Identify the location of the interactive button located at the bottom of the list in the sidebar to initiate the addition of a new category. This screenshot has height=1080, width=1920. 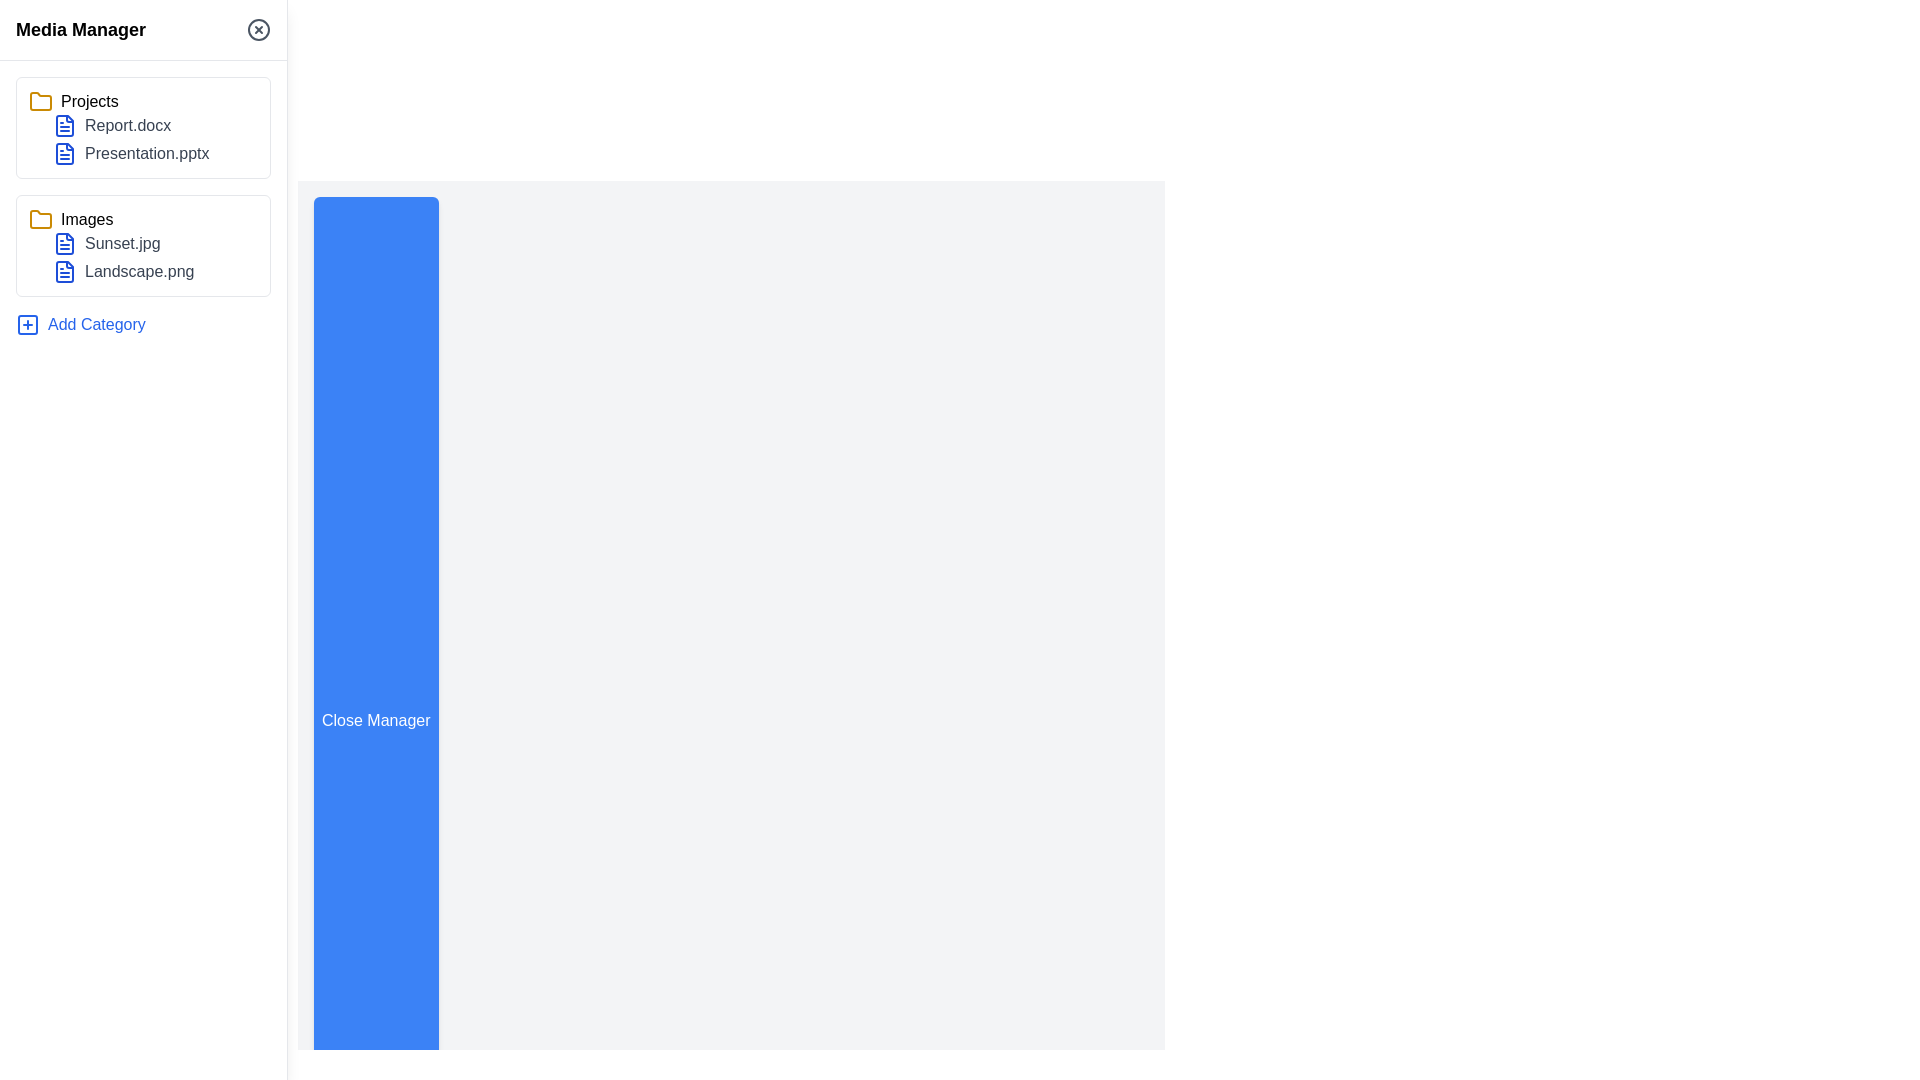
(80, 323).